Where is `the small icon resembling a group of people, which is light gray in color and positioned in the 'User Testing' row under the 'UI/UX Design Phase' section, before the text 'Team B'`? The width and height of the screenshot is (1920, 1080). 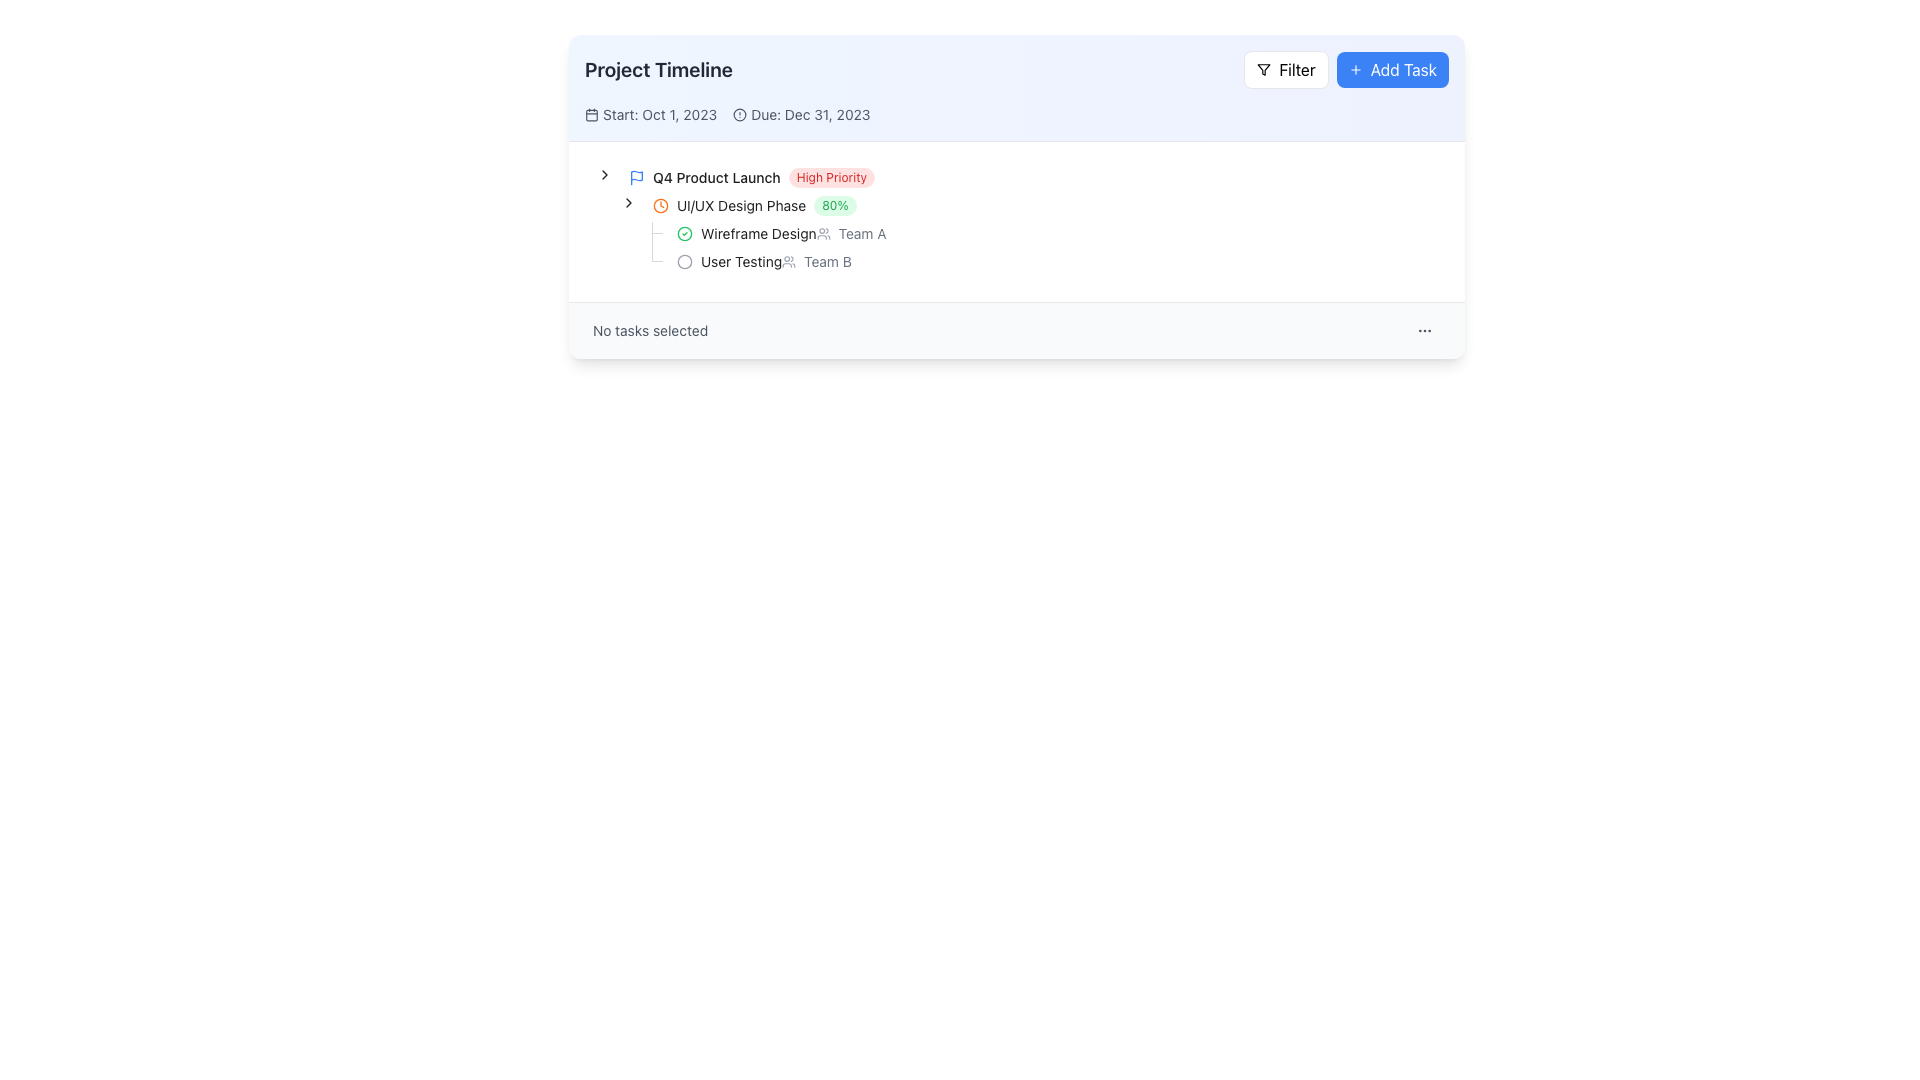 the small icon resembling a group of people, which is light gray in color and positioned in the 'User Testing' row under the 'UI/UX Design Phase' section, before the text 'Team B' is located at coordinates (788, 261).